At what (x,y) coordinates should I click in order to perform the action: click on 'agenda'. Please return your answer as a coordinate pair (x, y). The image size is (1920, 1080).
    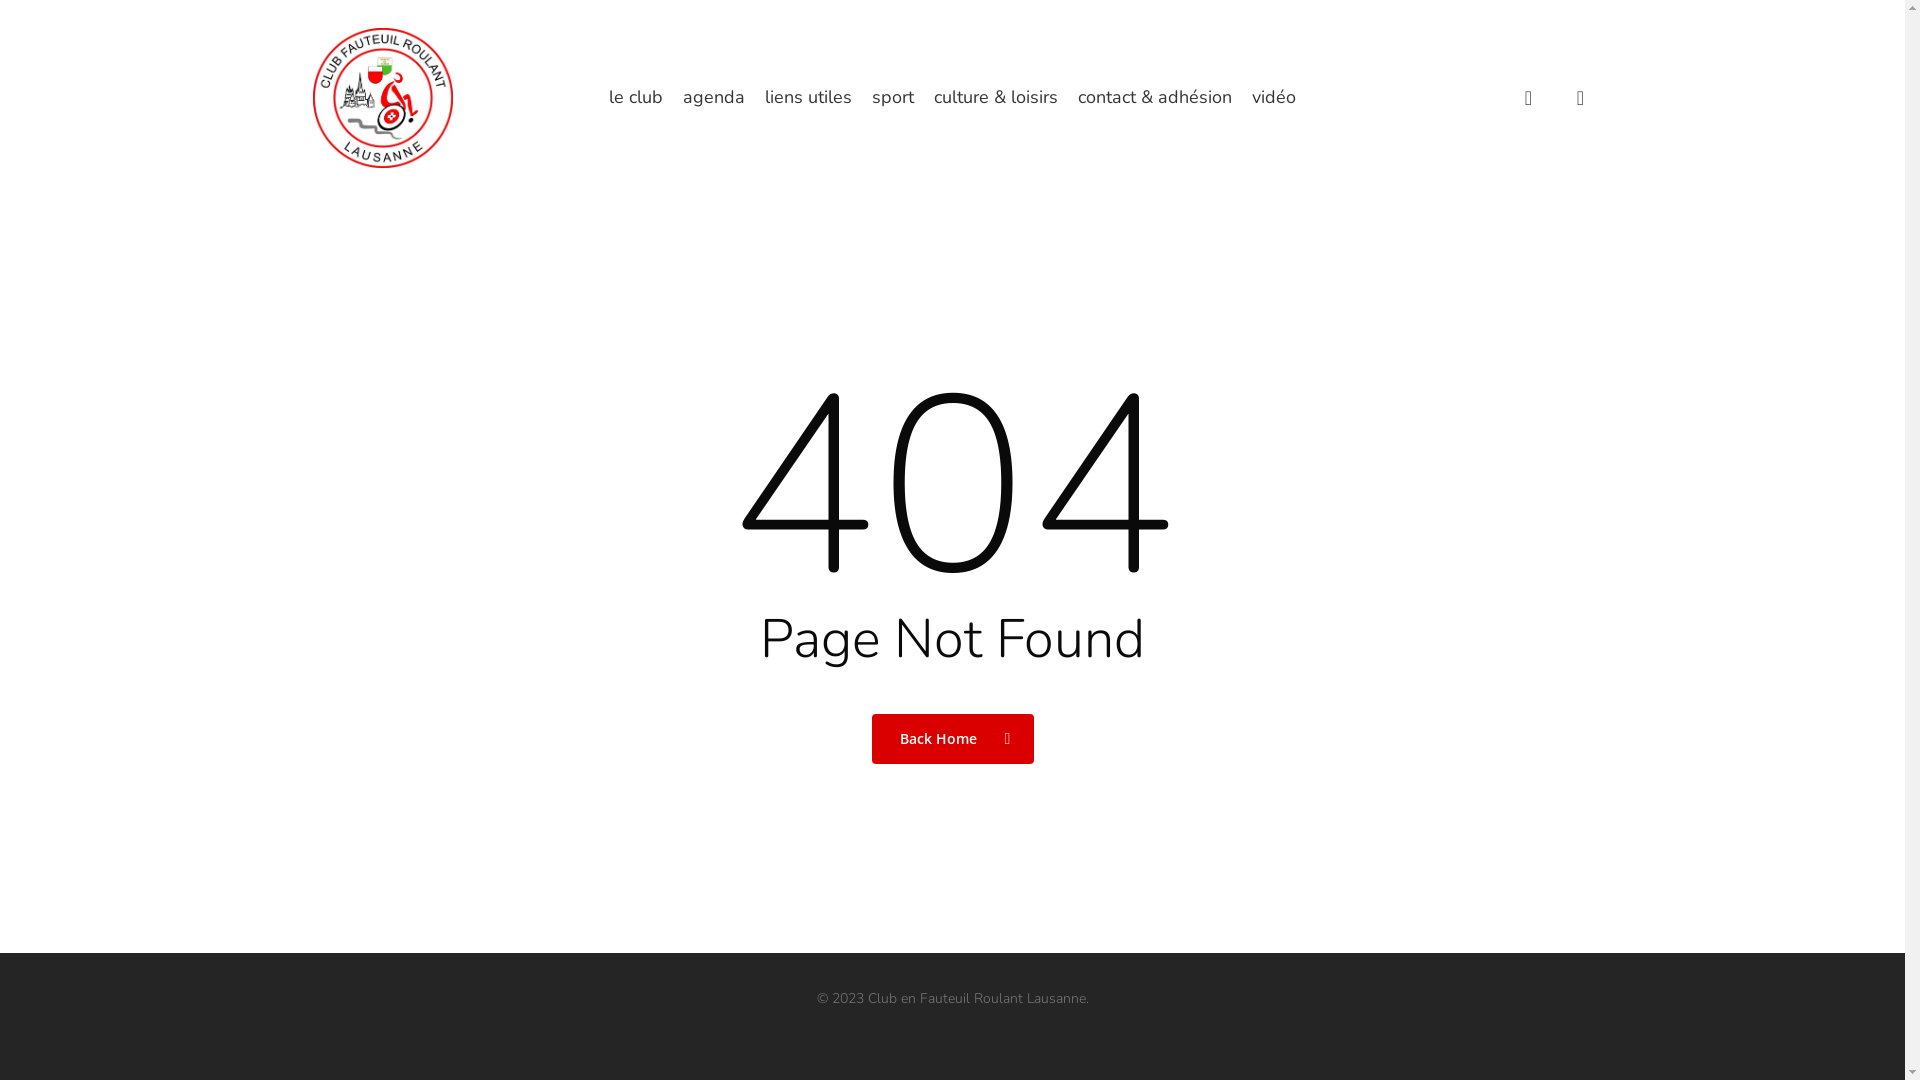
    Looking at the image, I should click on (714, 97).